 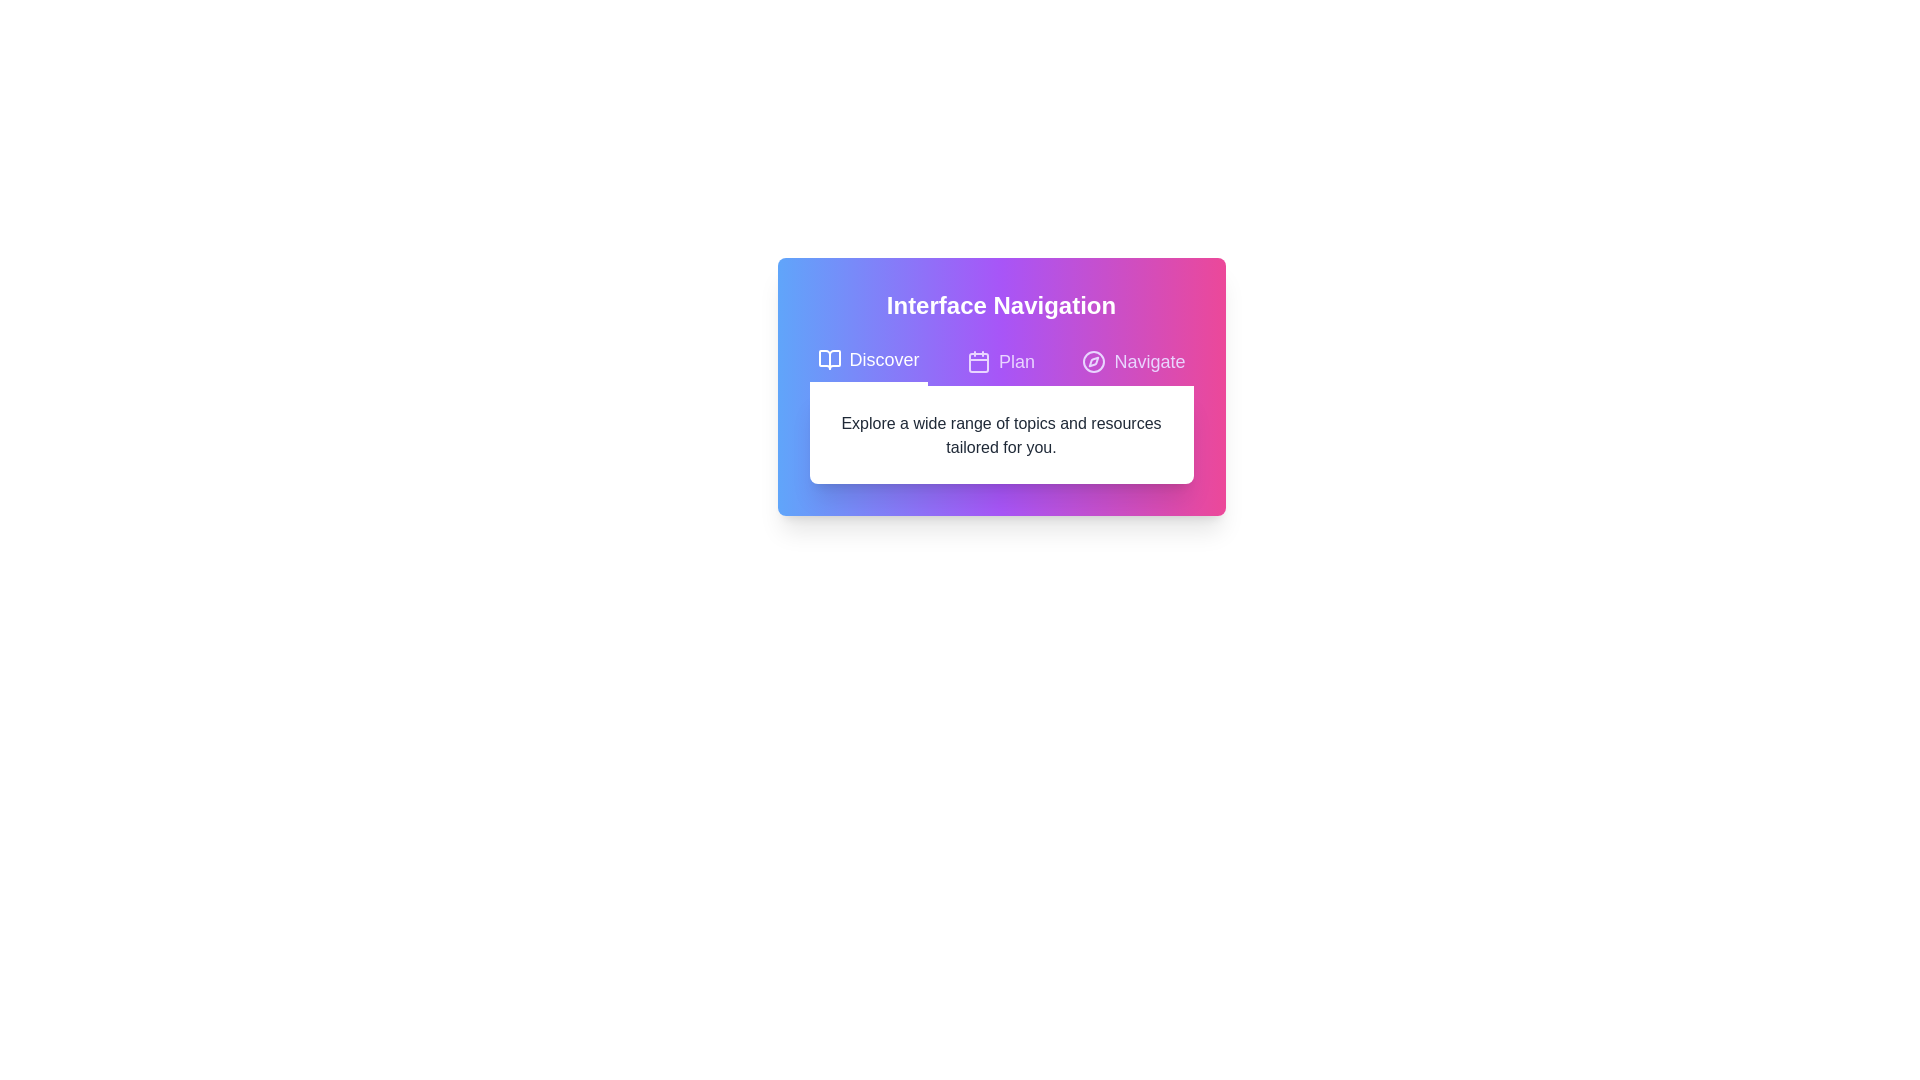 What do you see at coordinates (1001, 434) in the screenshot?
I see `the text block that contains the message 'Explore a wide range of topics and resources tailored for you.'` at bounding box center [1001, 434].